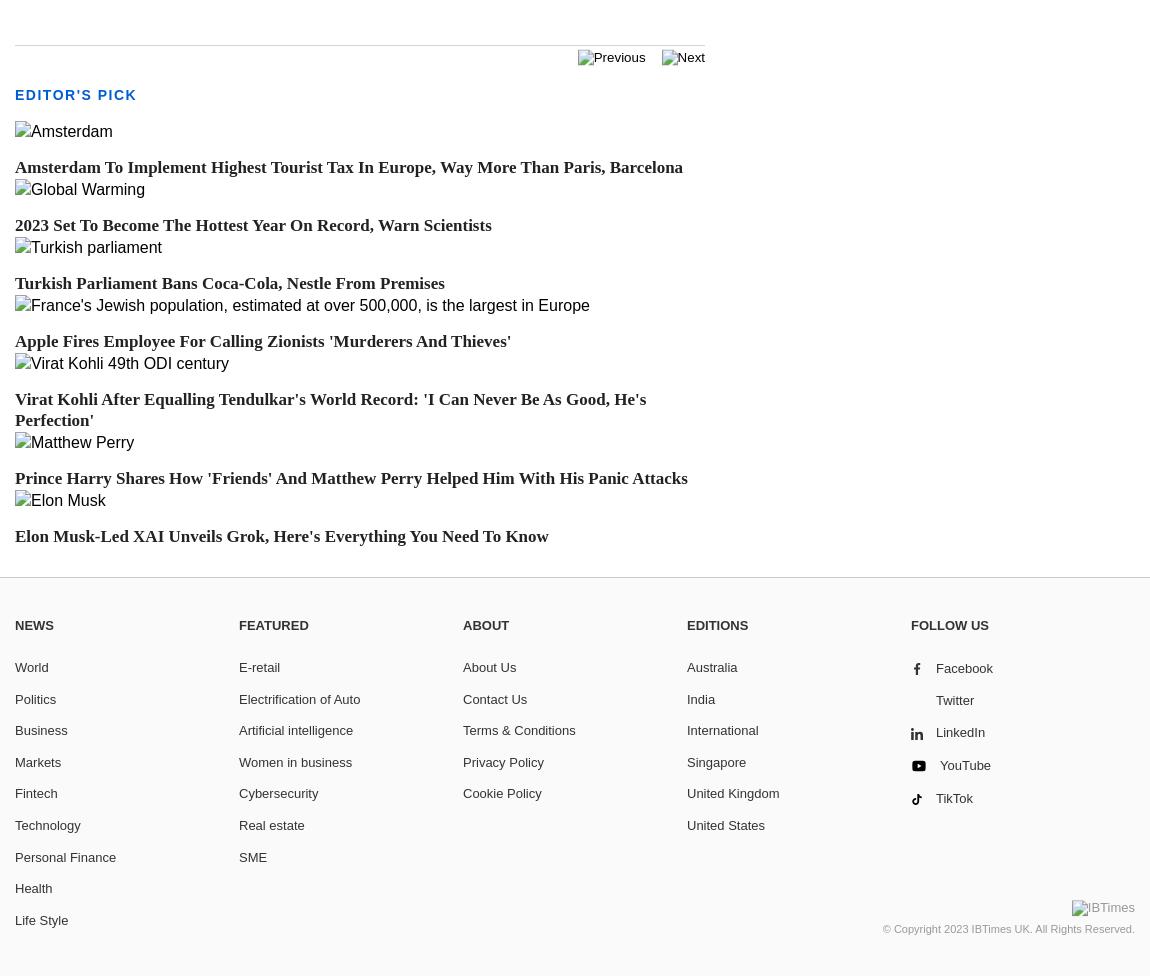 Image resolution: width=1150 pixels, height=976 pixels. What do you see at coordinates (732, 793) in the screenshot?
I see `'United Kingdom'` at bounding box center [732, 793].